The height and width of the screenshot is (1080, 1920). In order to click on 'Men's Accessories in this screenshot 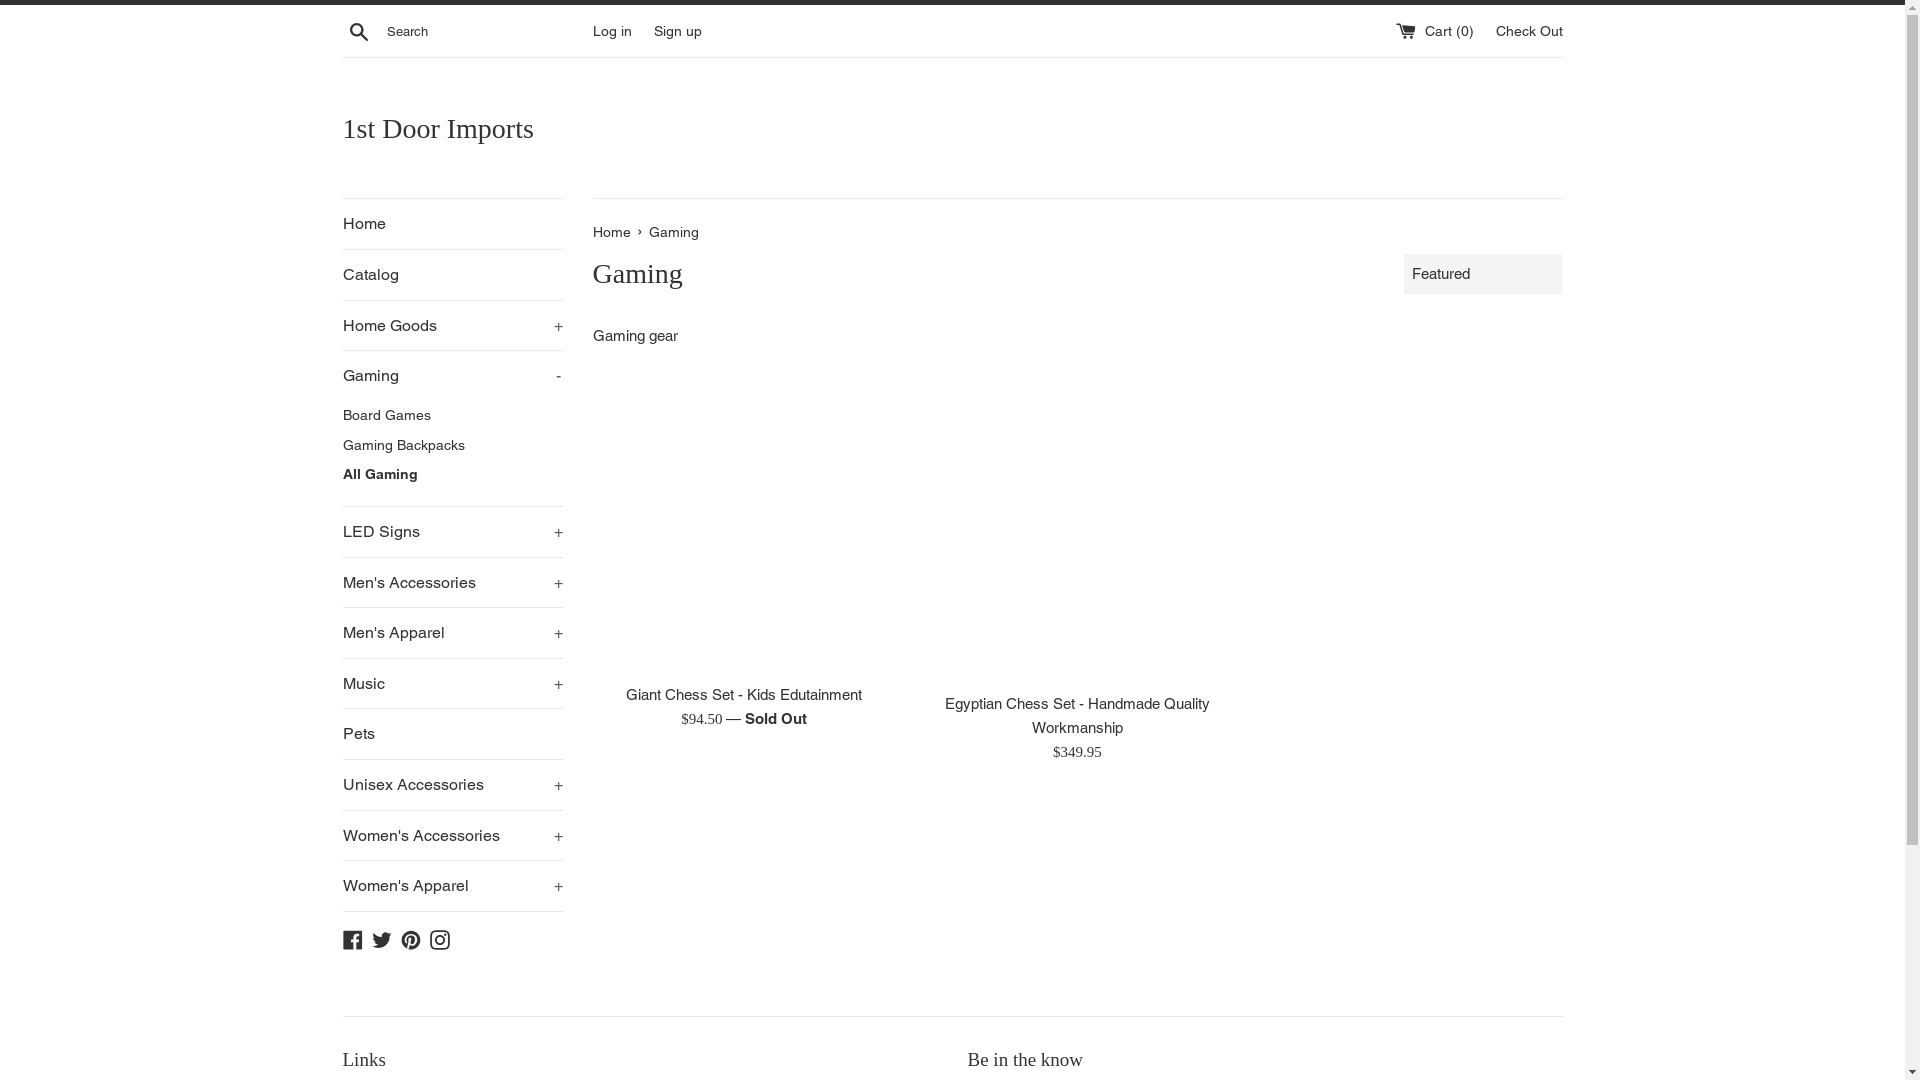, I will do `click(450, 582)`.